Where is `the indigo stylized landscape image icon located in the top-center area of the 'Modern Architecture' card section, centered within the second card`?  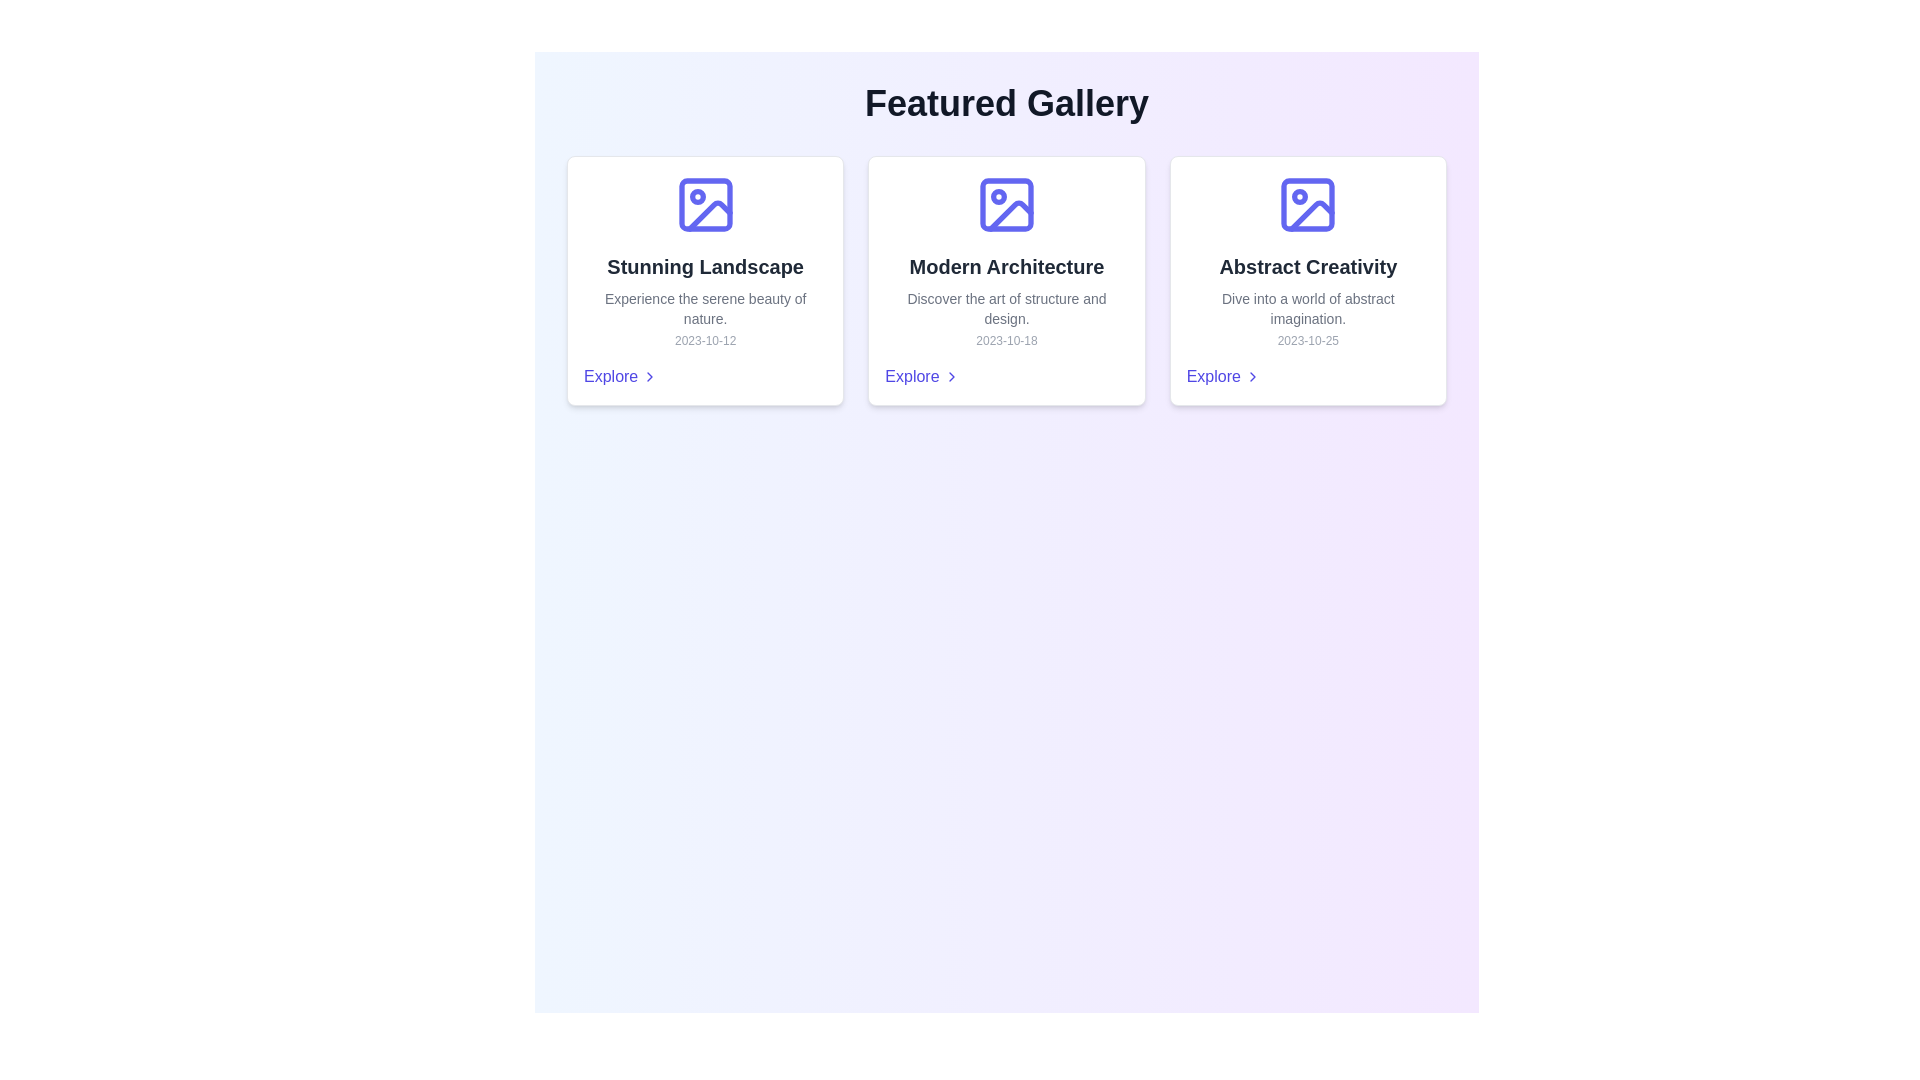
the indigo stylized landscape image icon located in the top-center area of the 'Modern Architecture' card section, centered within the second card is located at coordinates (1007, 204).